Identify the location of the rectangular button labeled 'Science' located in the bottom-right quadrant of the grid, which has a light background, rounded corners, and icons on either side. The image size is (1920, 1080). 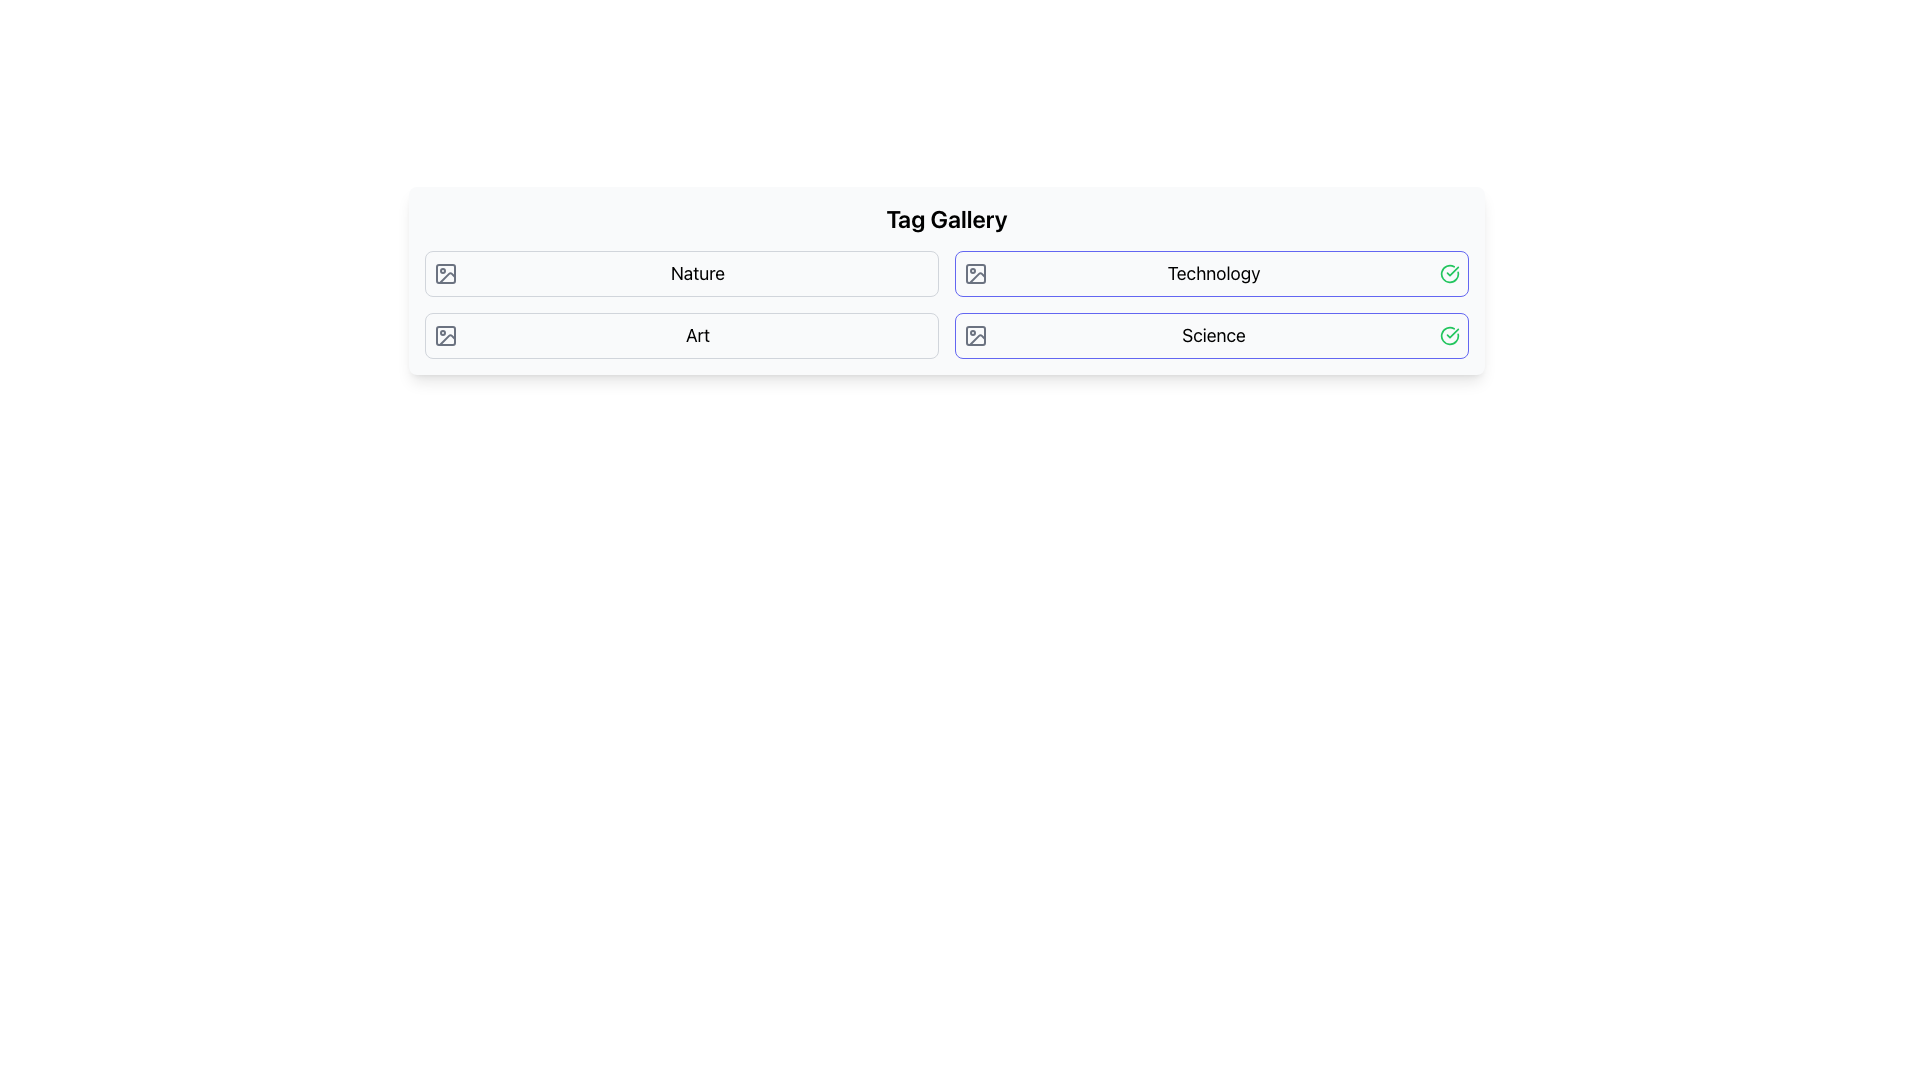
(1210, 334).